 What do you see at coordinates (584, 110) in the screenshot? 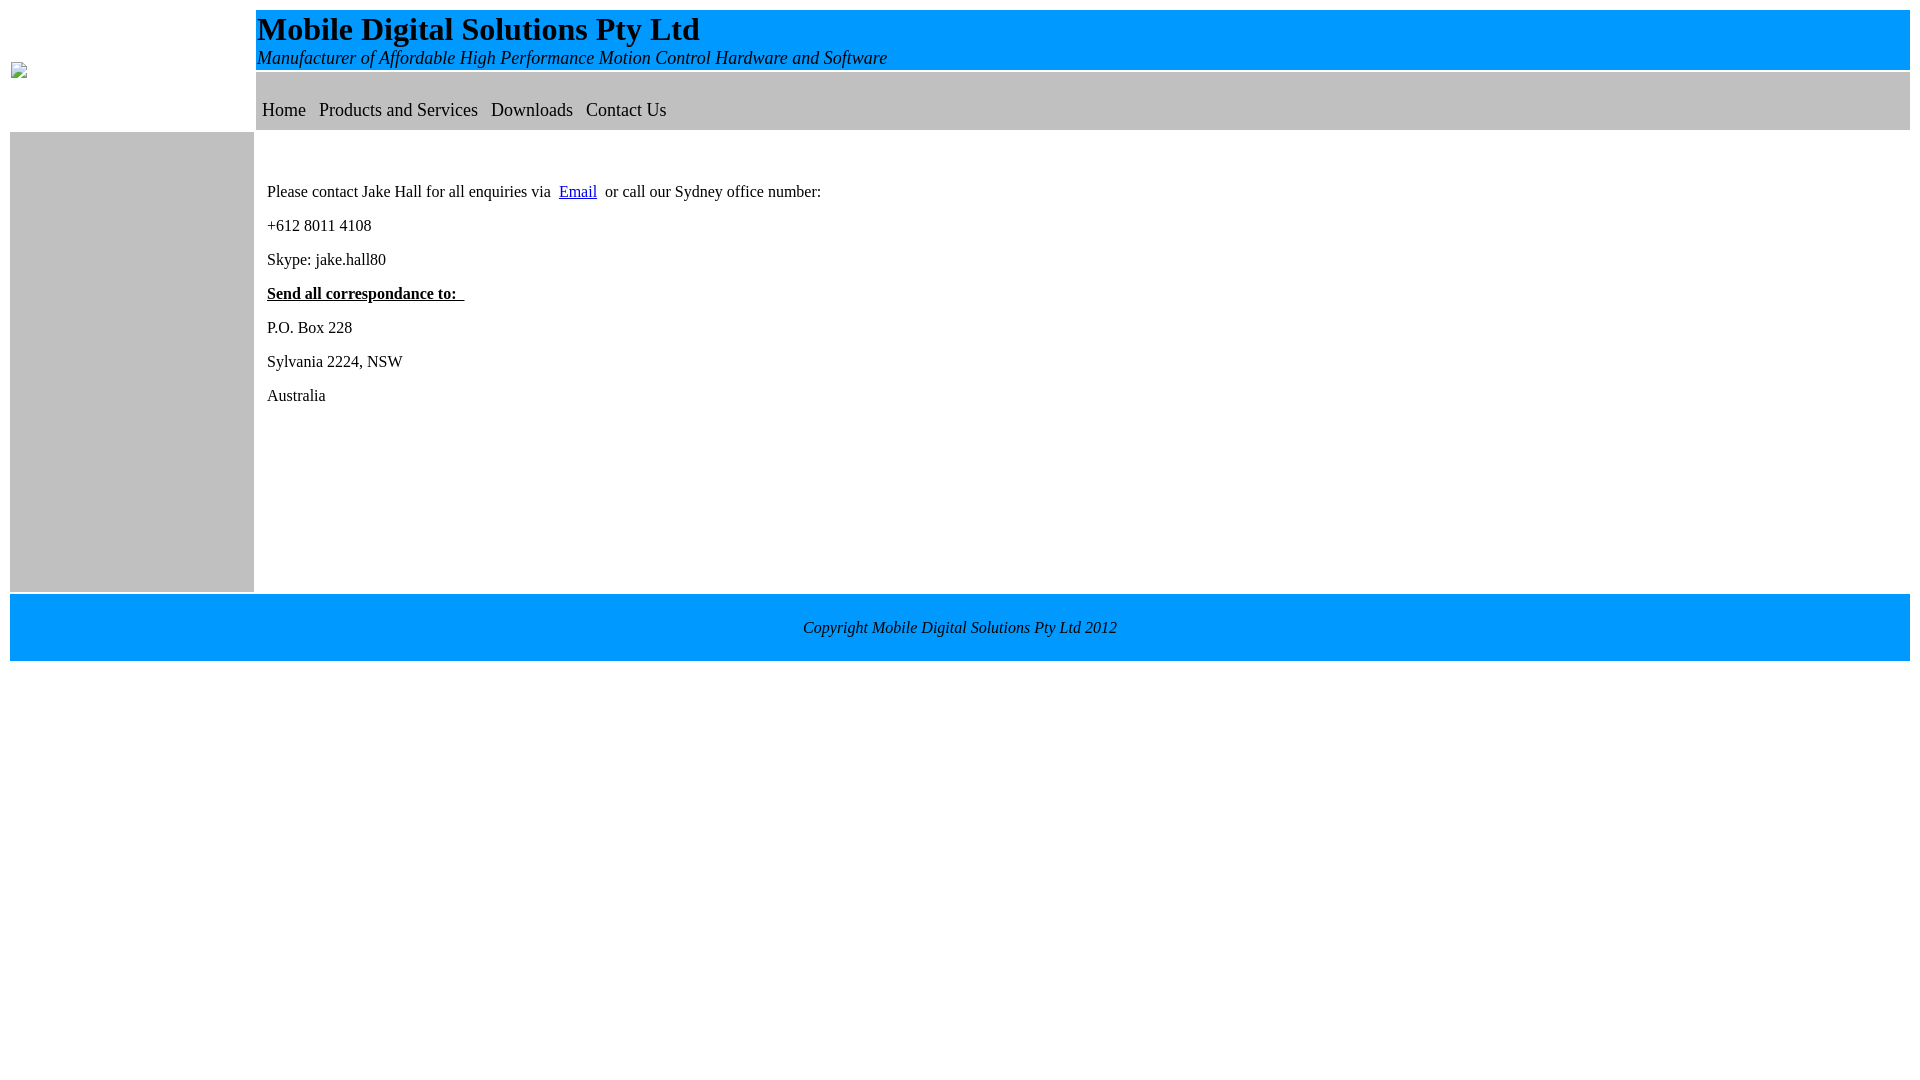
I see `'Contact Us'` at bounding box center [584, 110].